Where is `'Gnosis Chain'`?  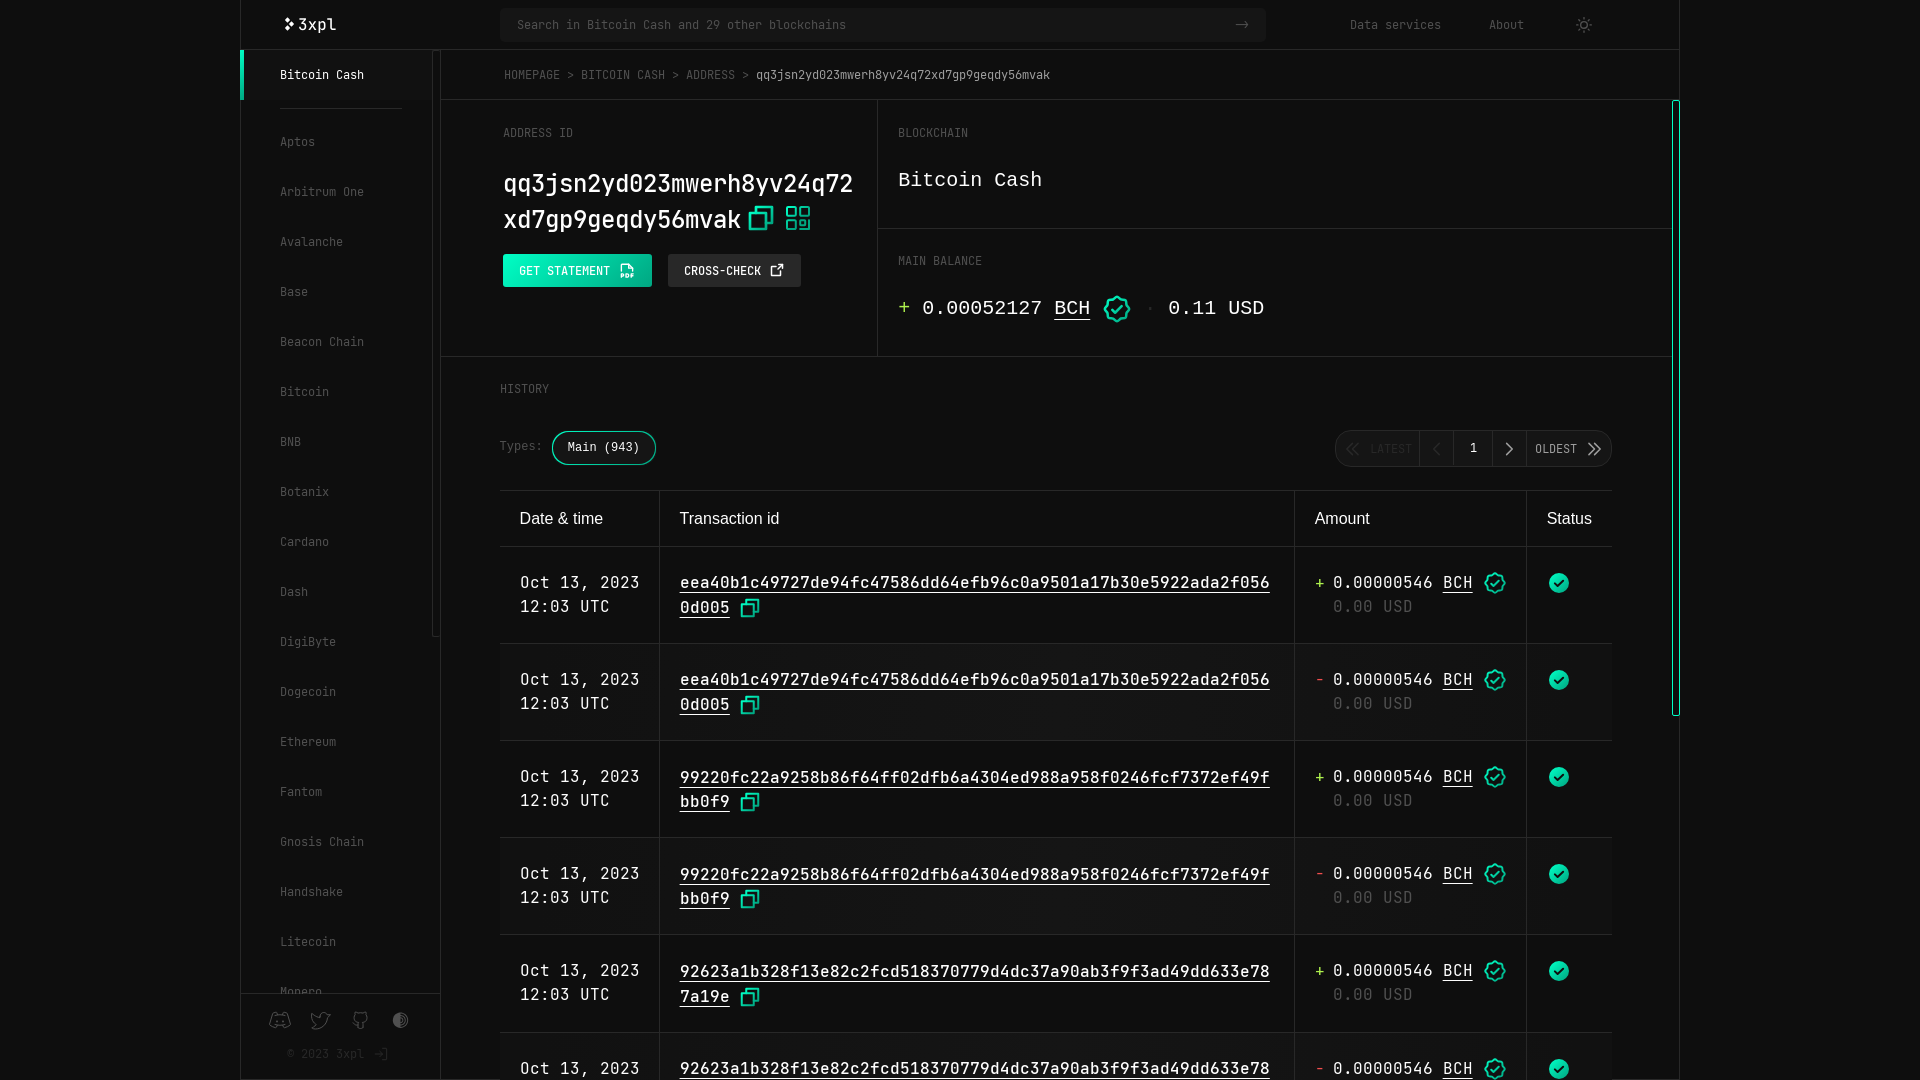
'Gnosis Chain' is located at coordinates (336, 841).